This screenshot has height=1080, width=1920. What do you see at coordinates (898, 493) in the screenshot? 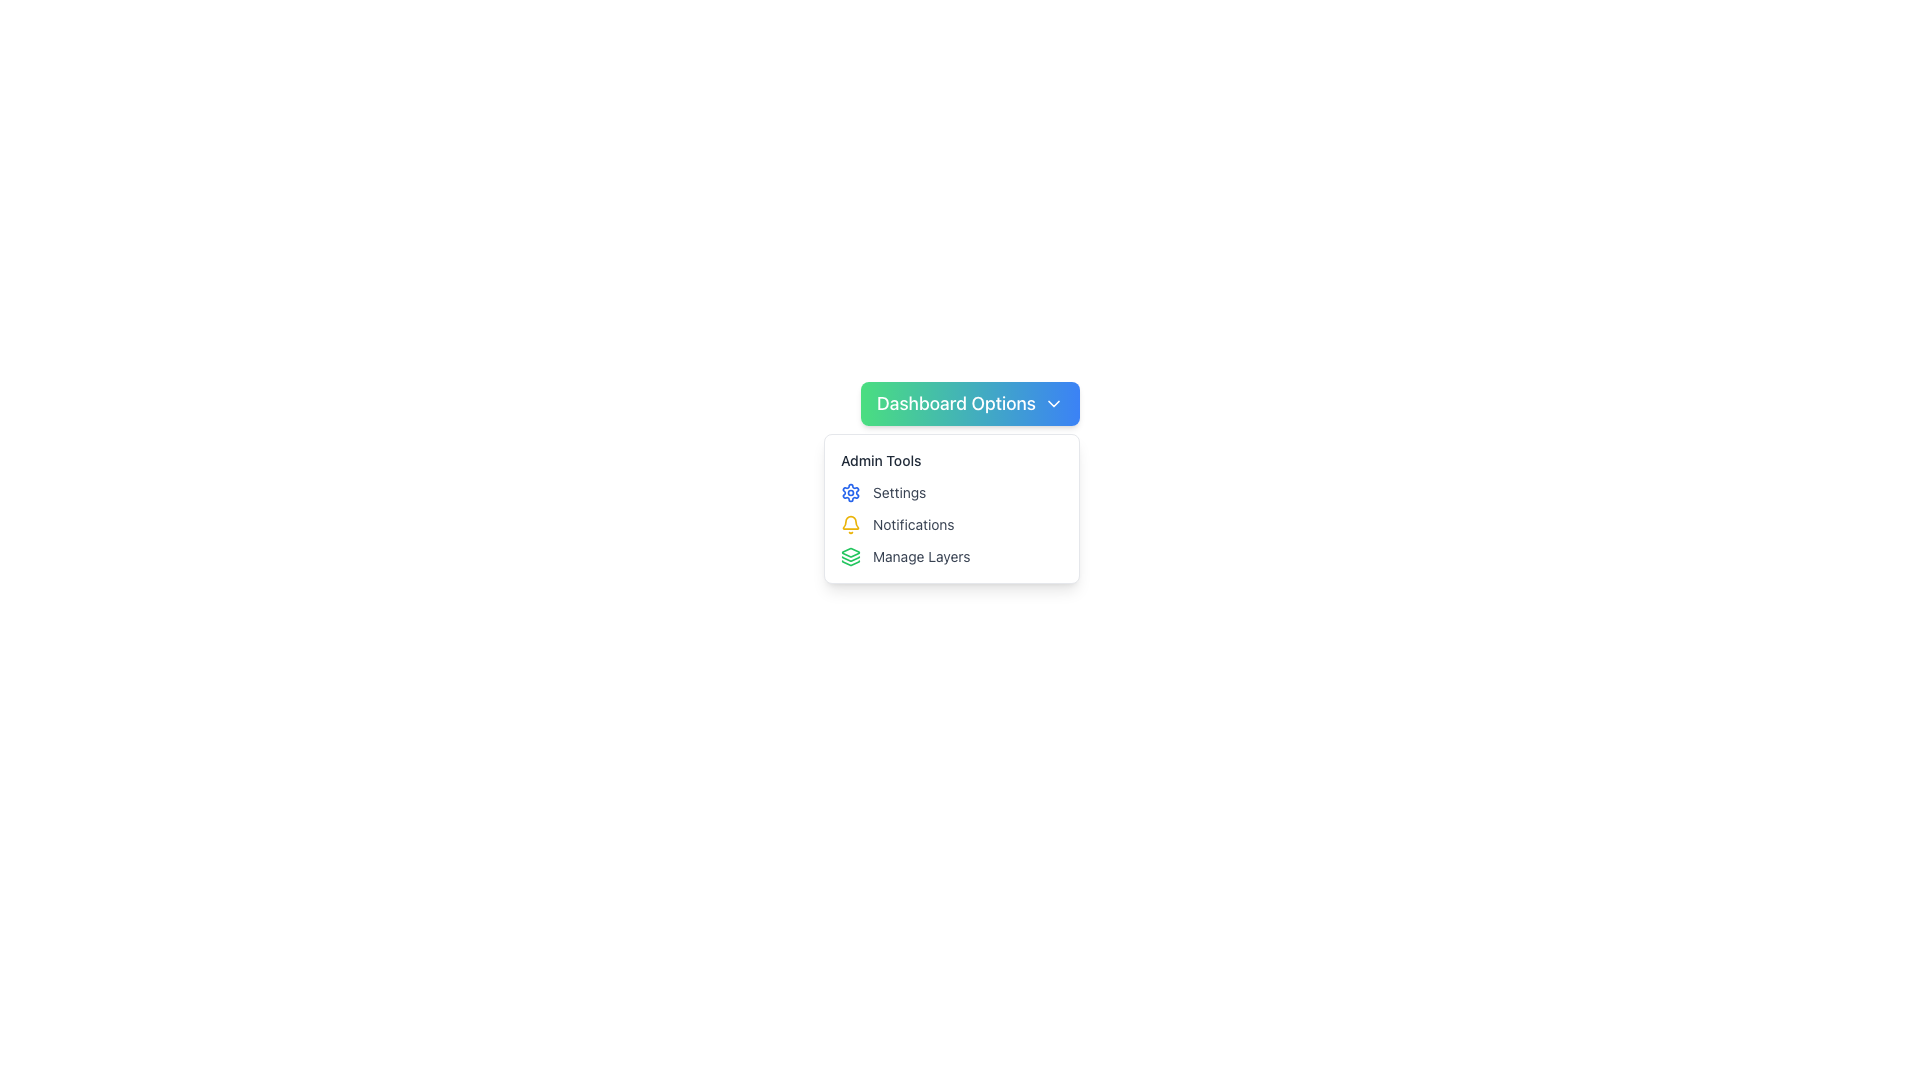
I see `the 'Settings' label, which is styled in light gray and is located below 'Admin Tools' and above 'Notifications' in the 'Dashboard Options' dropdown` at bounding box center [898, 493].